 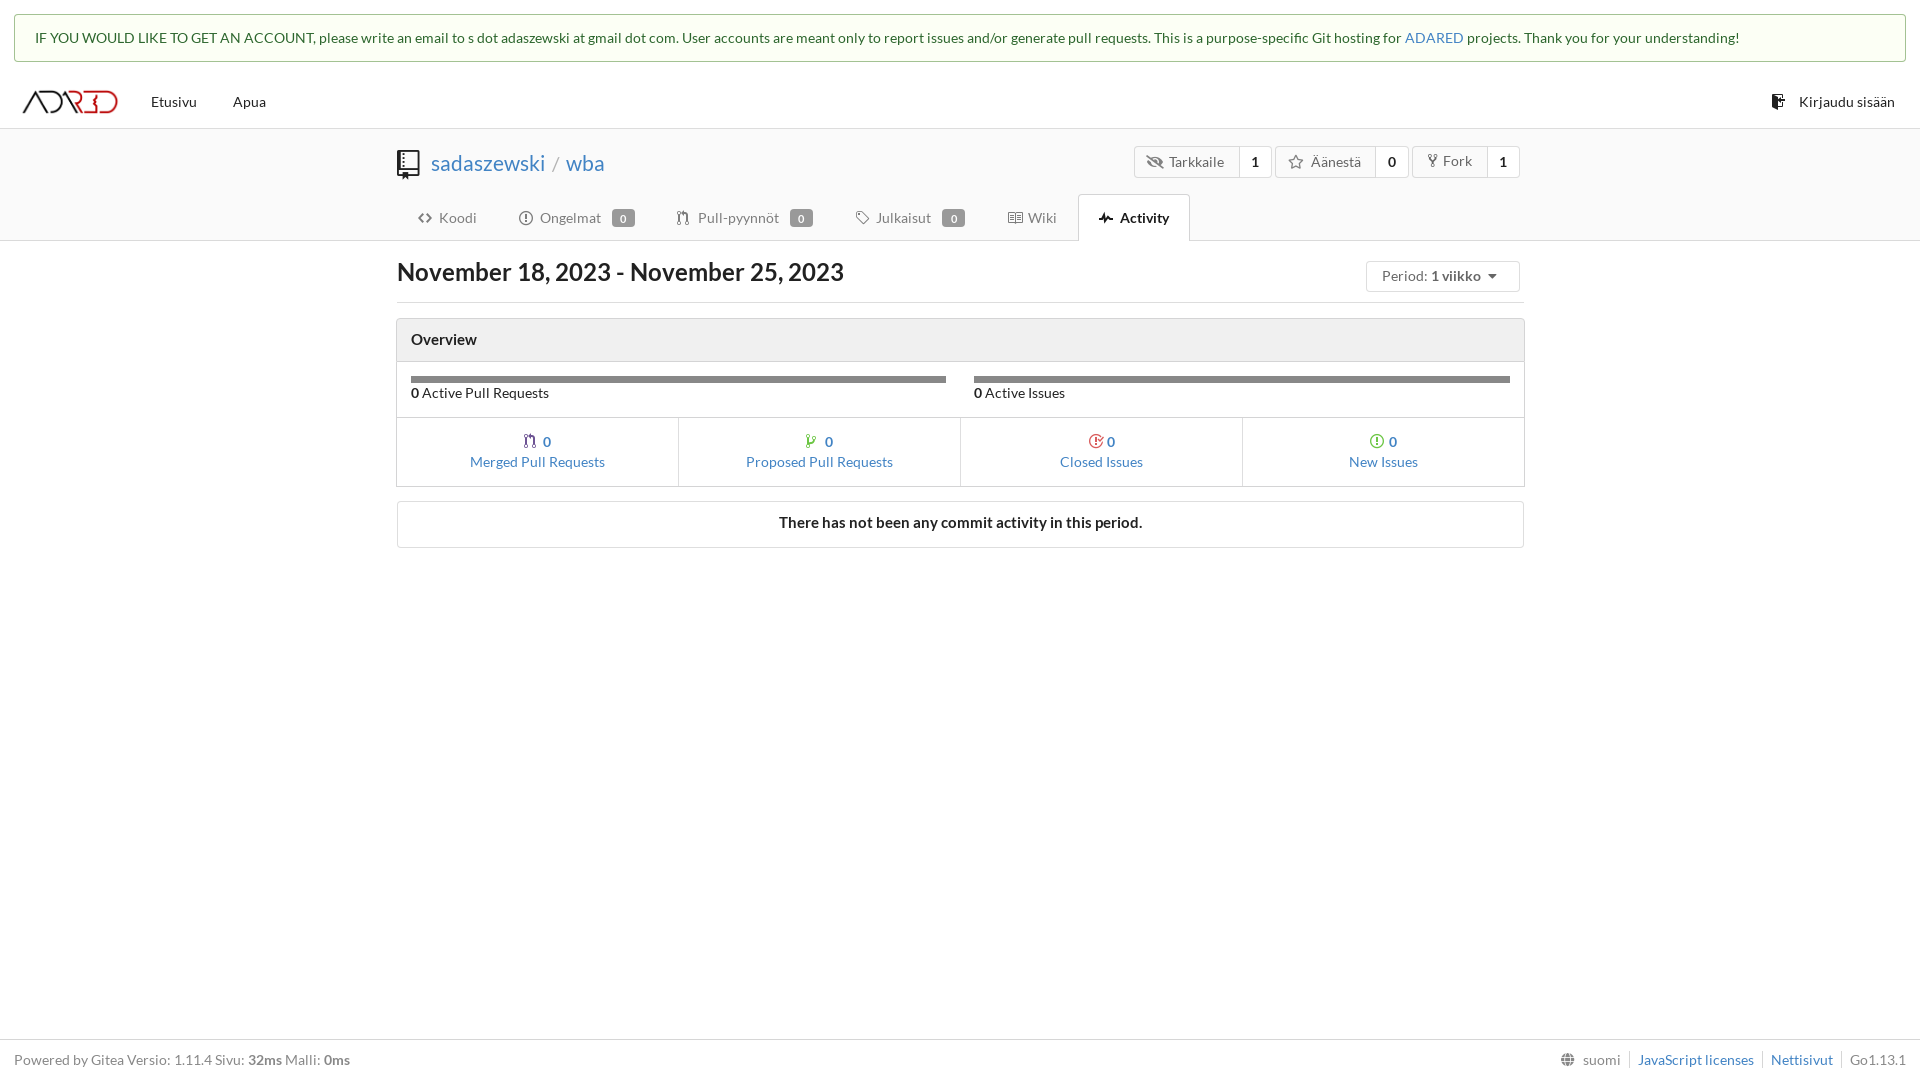 I want to click on 'Etusivu', so click(x=173, y=101).